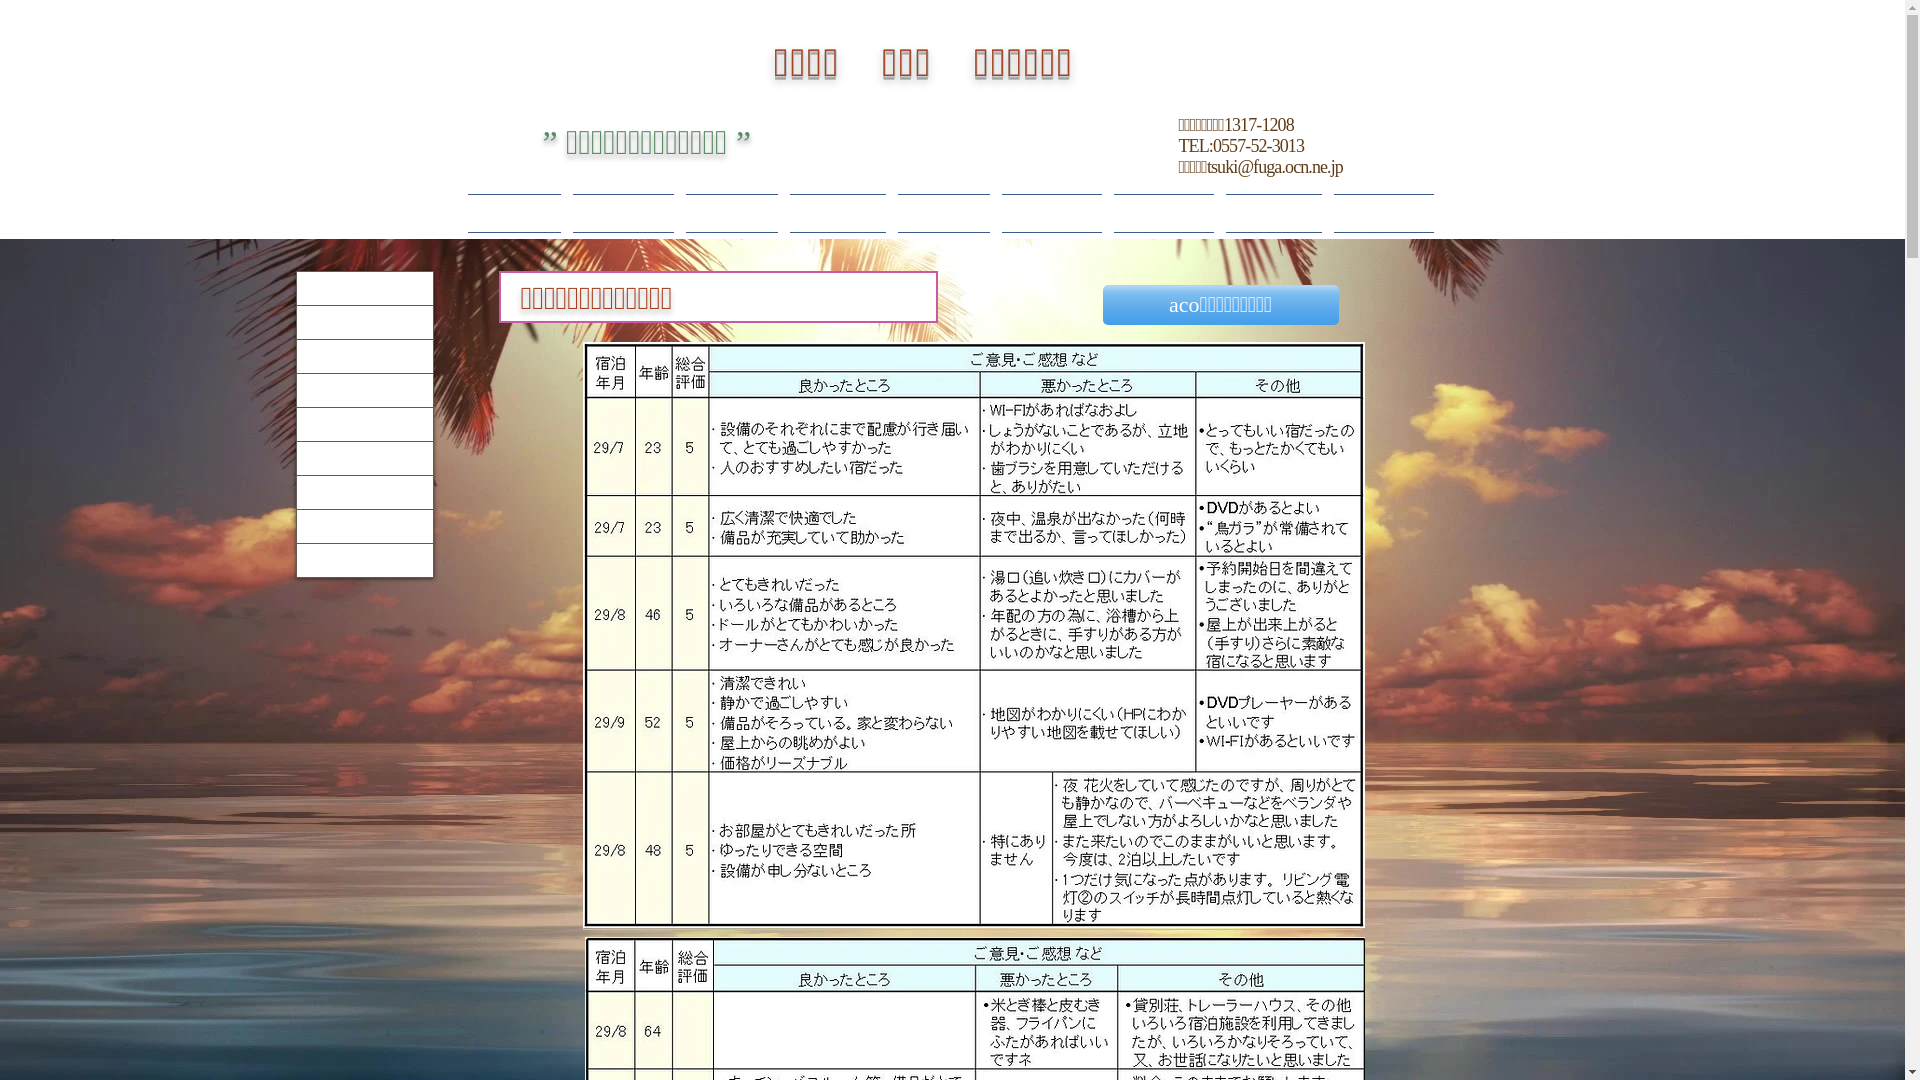 Image resolution: width=1920 pixels, height=1080 pixels. I want to click on 'tsuki@fuga.ocn.ne.jp', so click(1274, 165).